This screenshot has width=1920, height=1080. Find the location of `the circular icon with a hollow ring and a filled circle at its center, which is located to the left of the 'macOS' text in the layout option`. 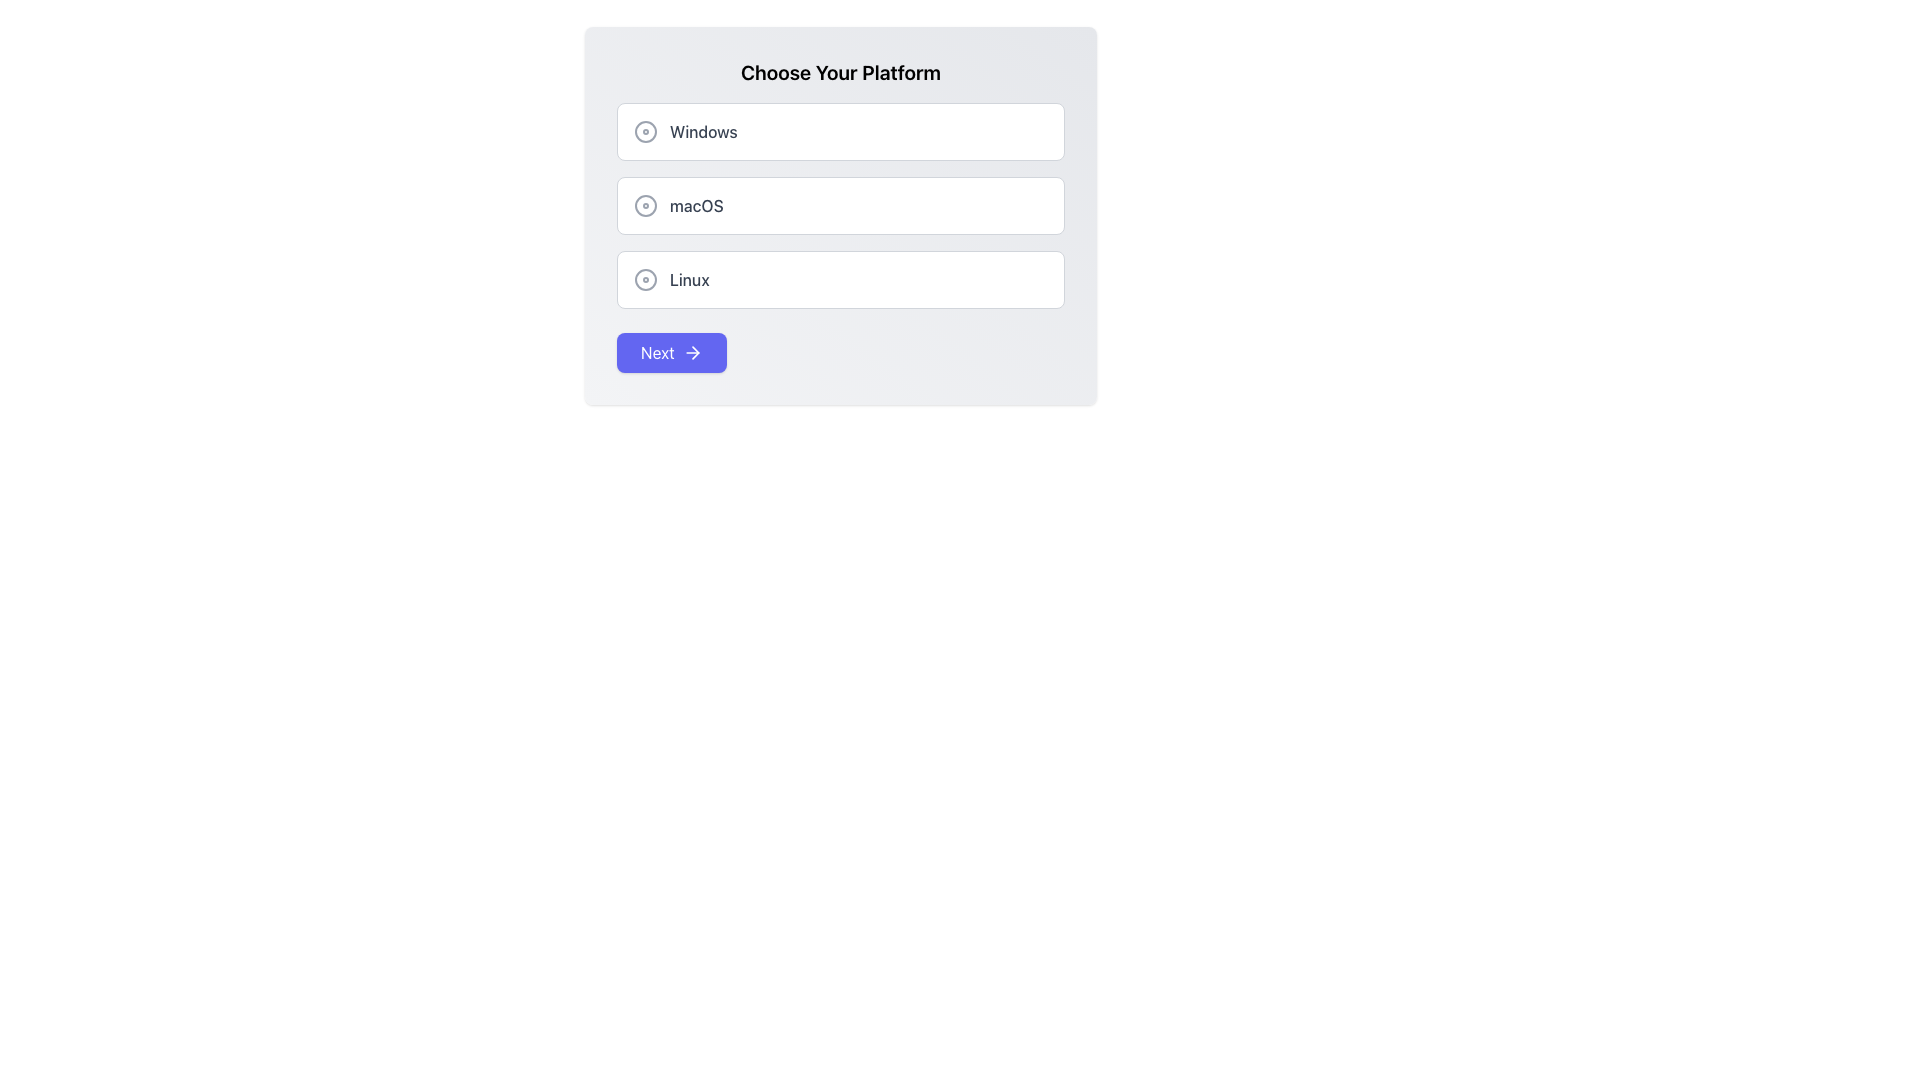

the circular icon with a hollow ring and a filled circle at its center, which is located to the left of the 'macOS' text in the layout option is located at coordinates (646, 205).